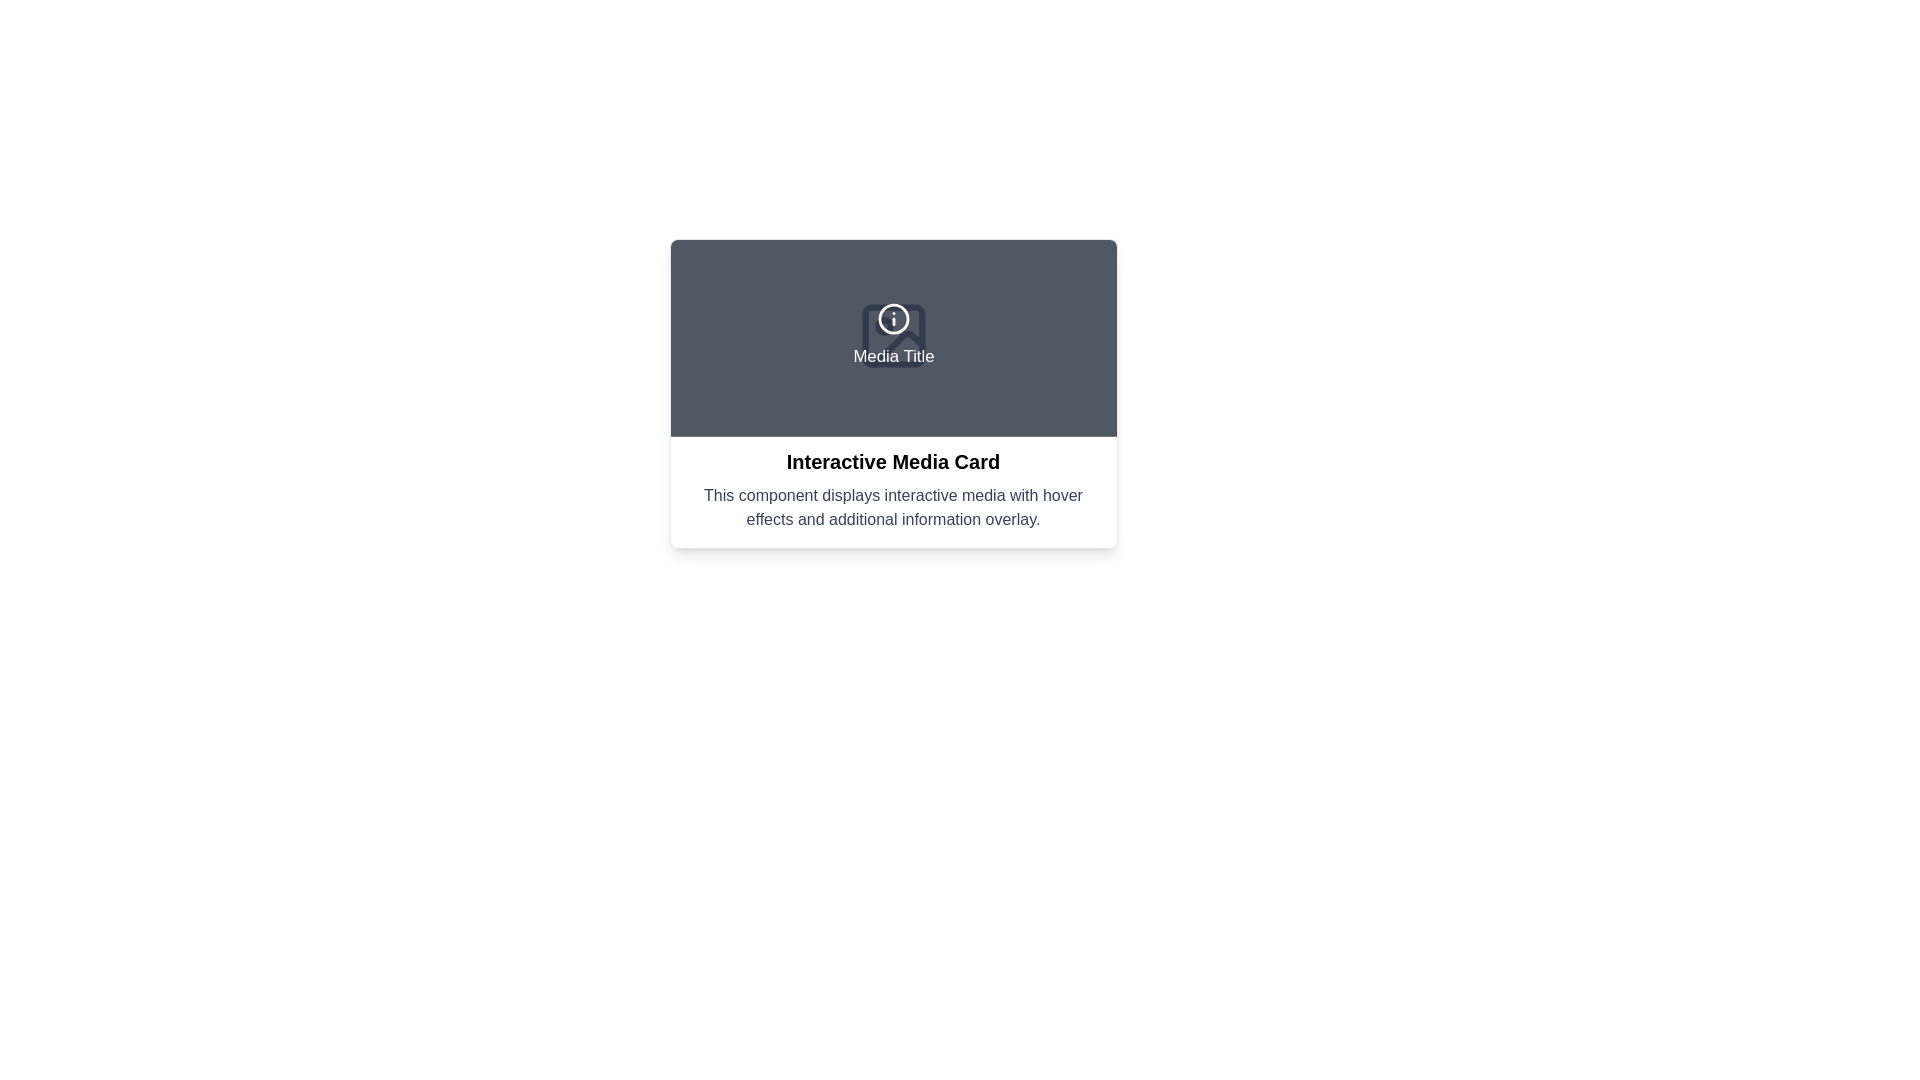 The height and width of the screenshot is (1080, 1920). I want to click on the text label displaying 'Media Title' in white font on a dark gray background, so click(892, 356).